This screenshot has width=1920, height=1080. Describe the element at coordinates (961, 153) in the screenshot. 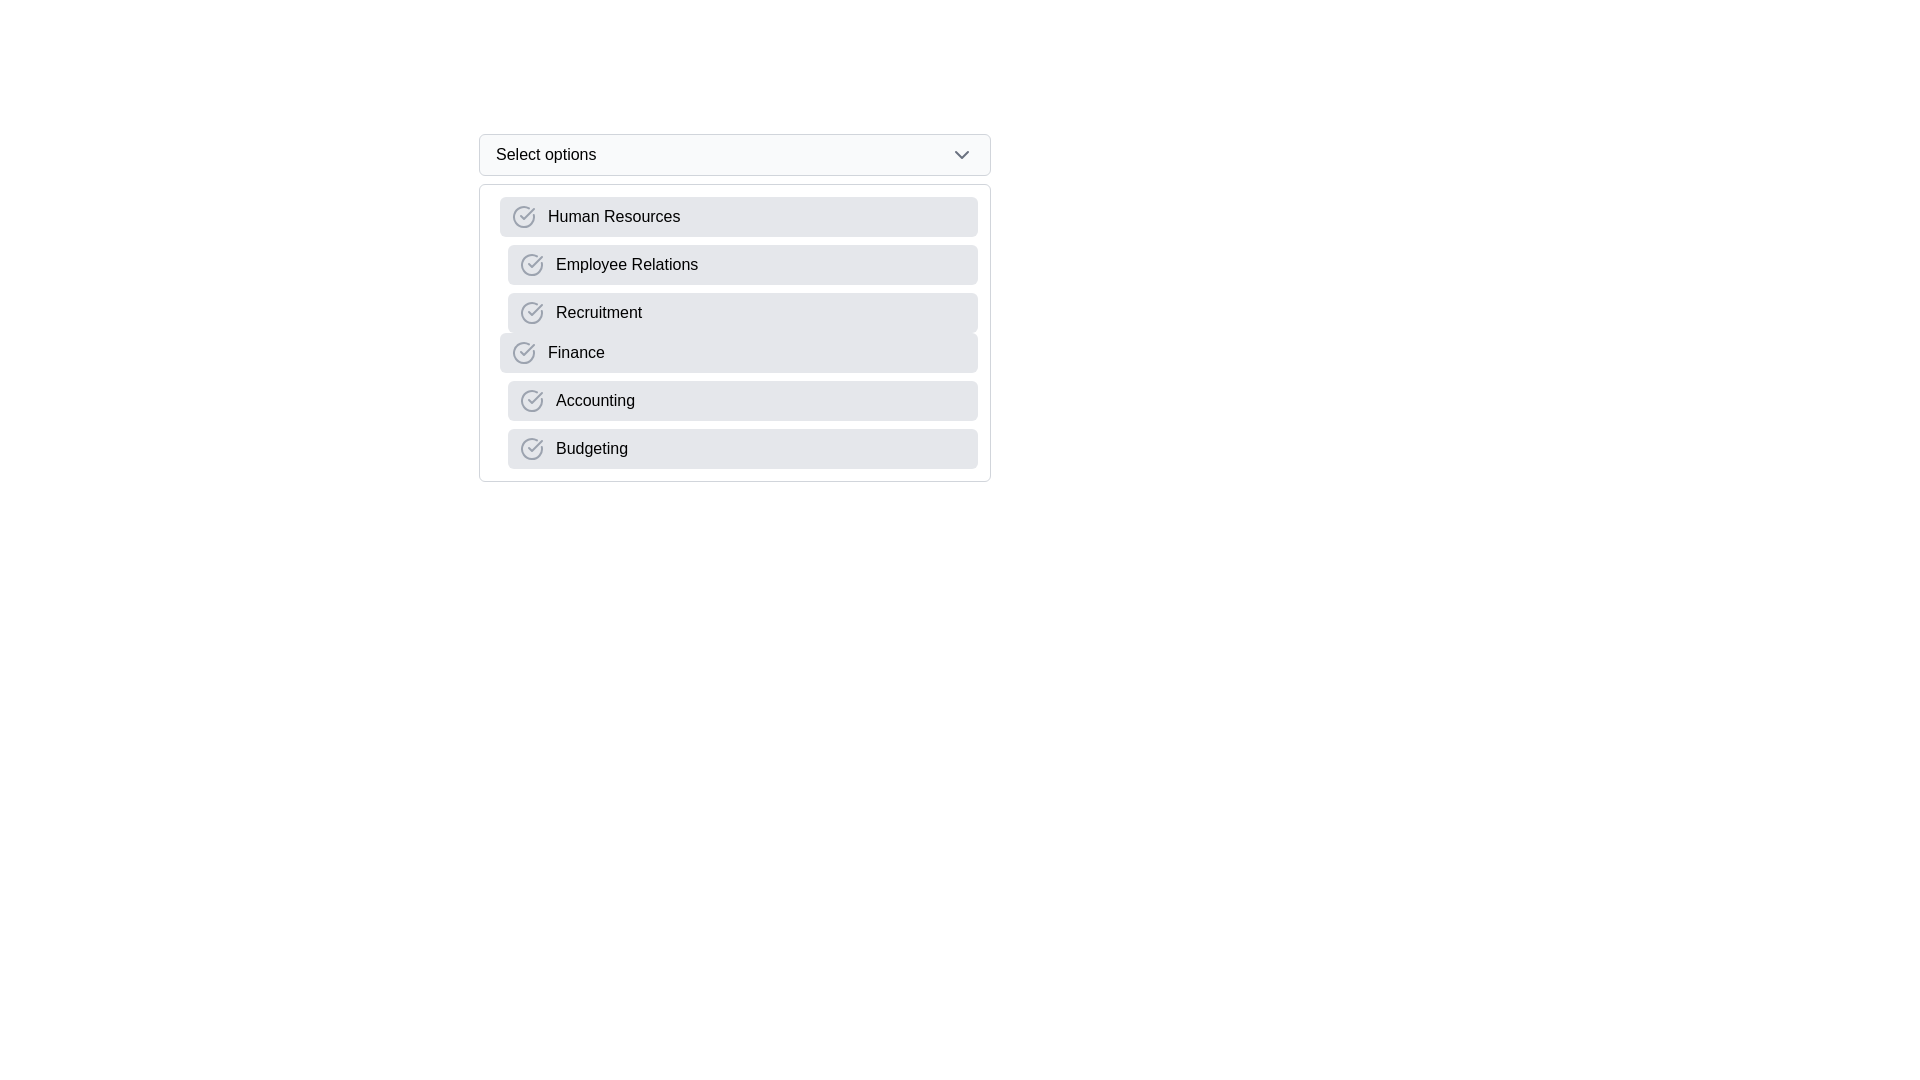

I see `the Icon button located at the far-right end of the 'Select options' row to trigger hover effects` at that location.